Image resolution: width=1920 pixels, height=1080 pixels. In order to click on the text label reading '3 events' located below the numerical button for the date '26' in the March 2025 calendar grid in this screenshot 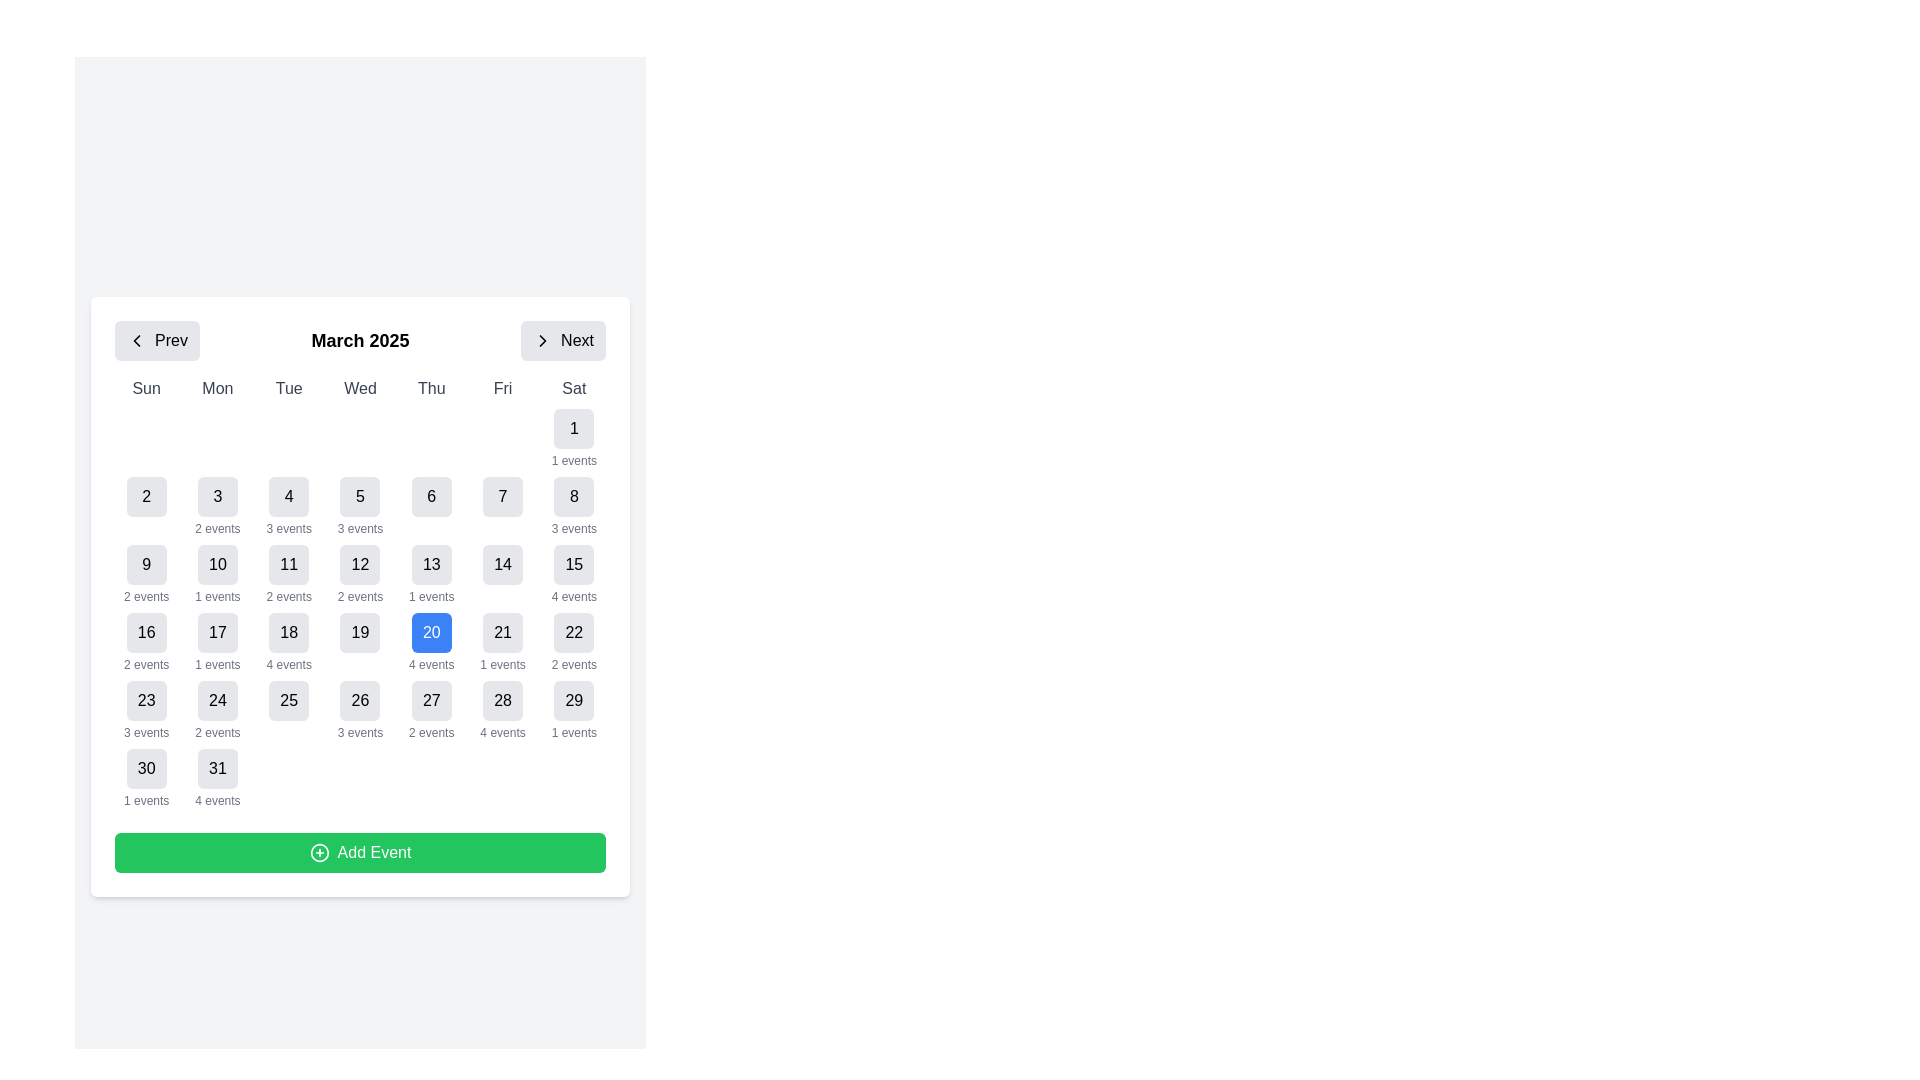, I will do `click(360, 732)`.